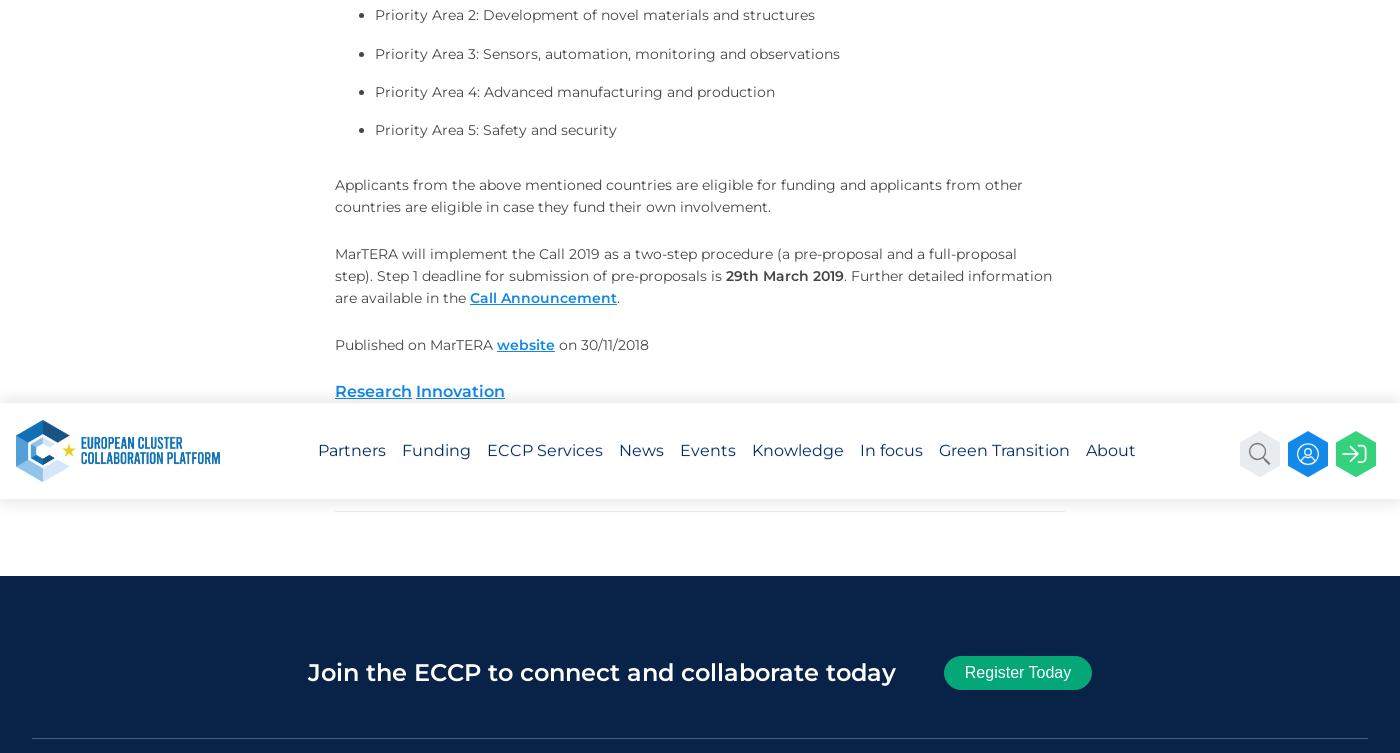 Image resolution: width=1400 pixels, height=753 pixels. I want to click on 'Unless otherwise indicated (e.g. in individual
copyright notices), content owned by the EU on this website is licensed under the', so click(1041, 71).